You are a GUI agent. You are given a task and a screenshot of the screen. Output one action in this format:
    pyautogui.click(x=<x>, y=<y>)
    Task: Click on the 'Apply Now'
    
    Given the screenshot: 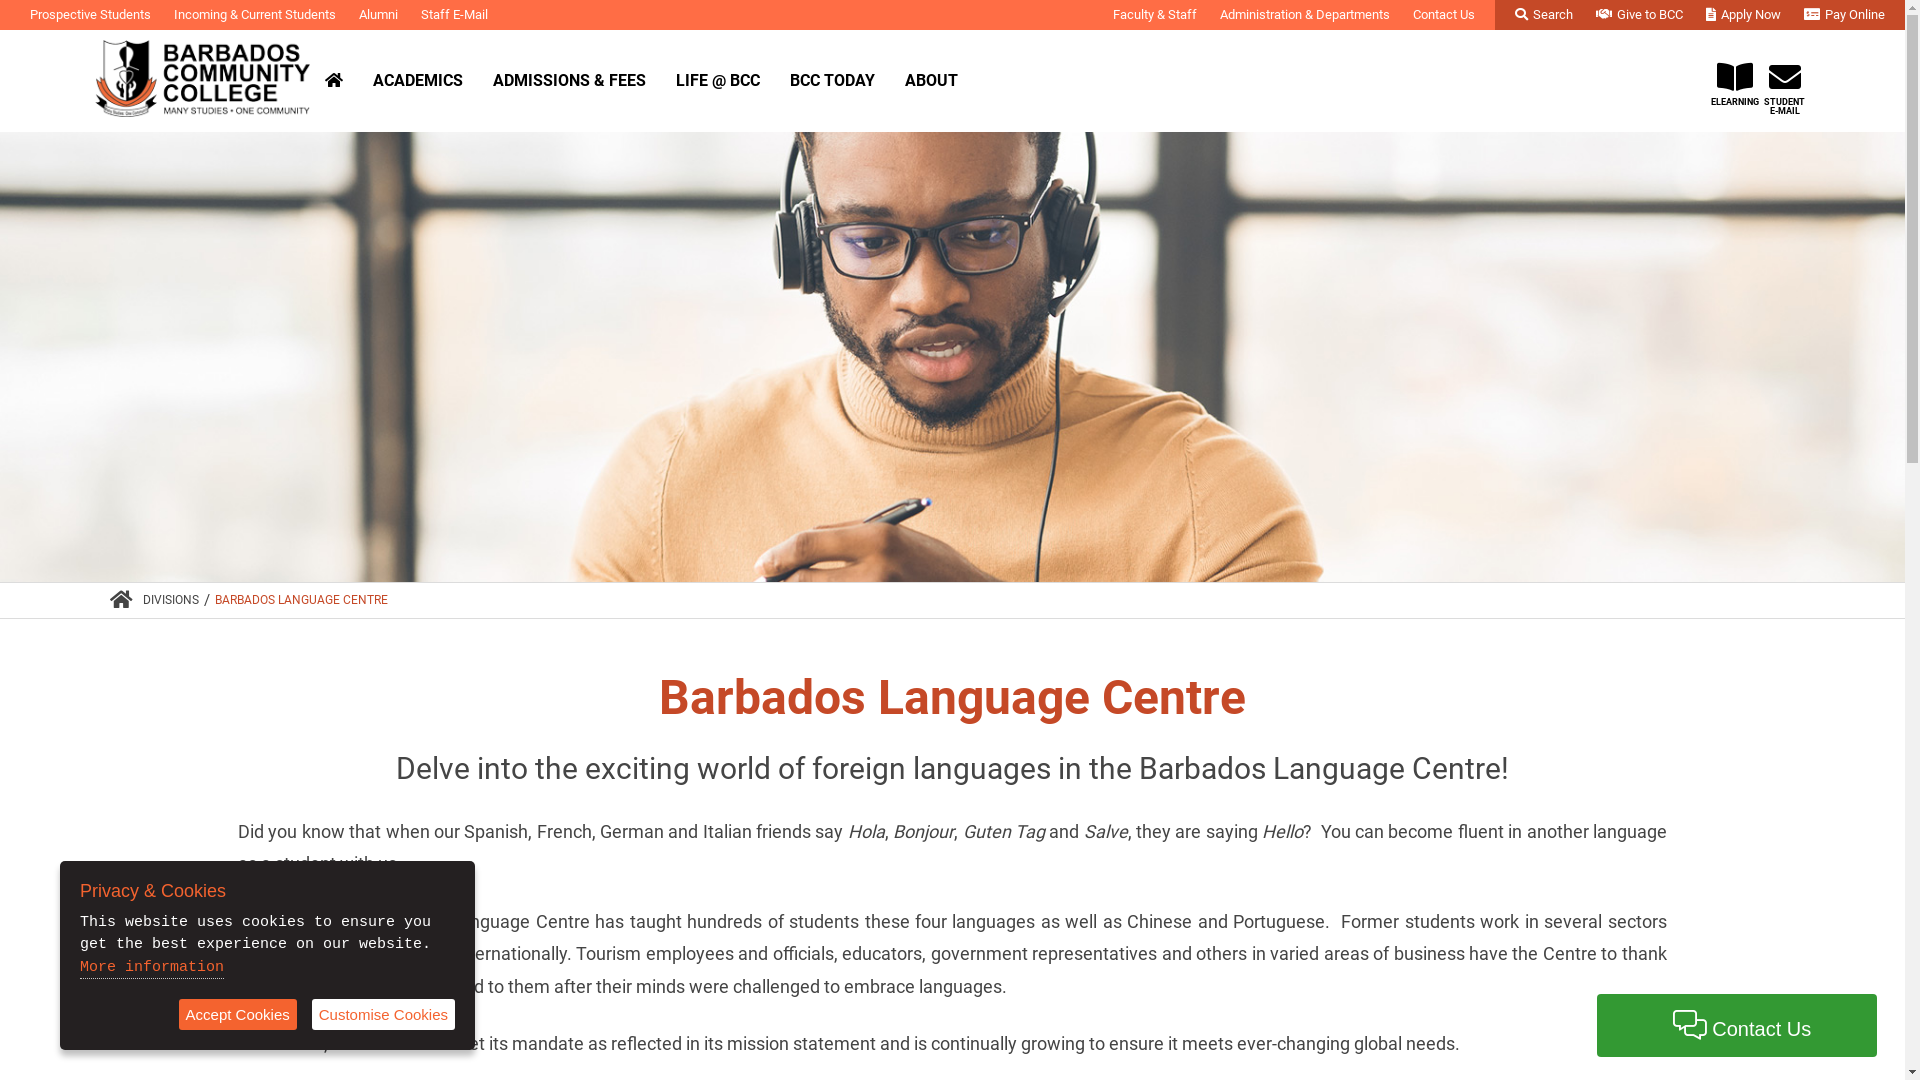 What is the action you would take?
    pyautogui.click(x=1742, y=14)
    